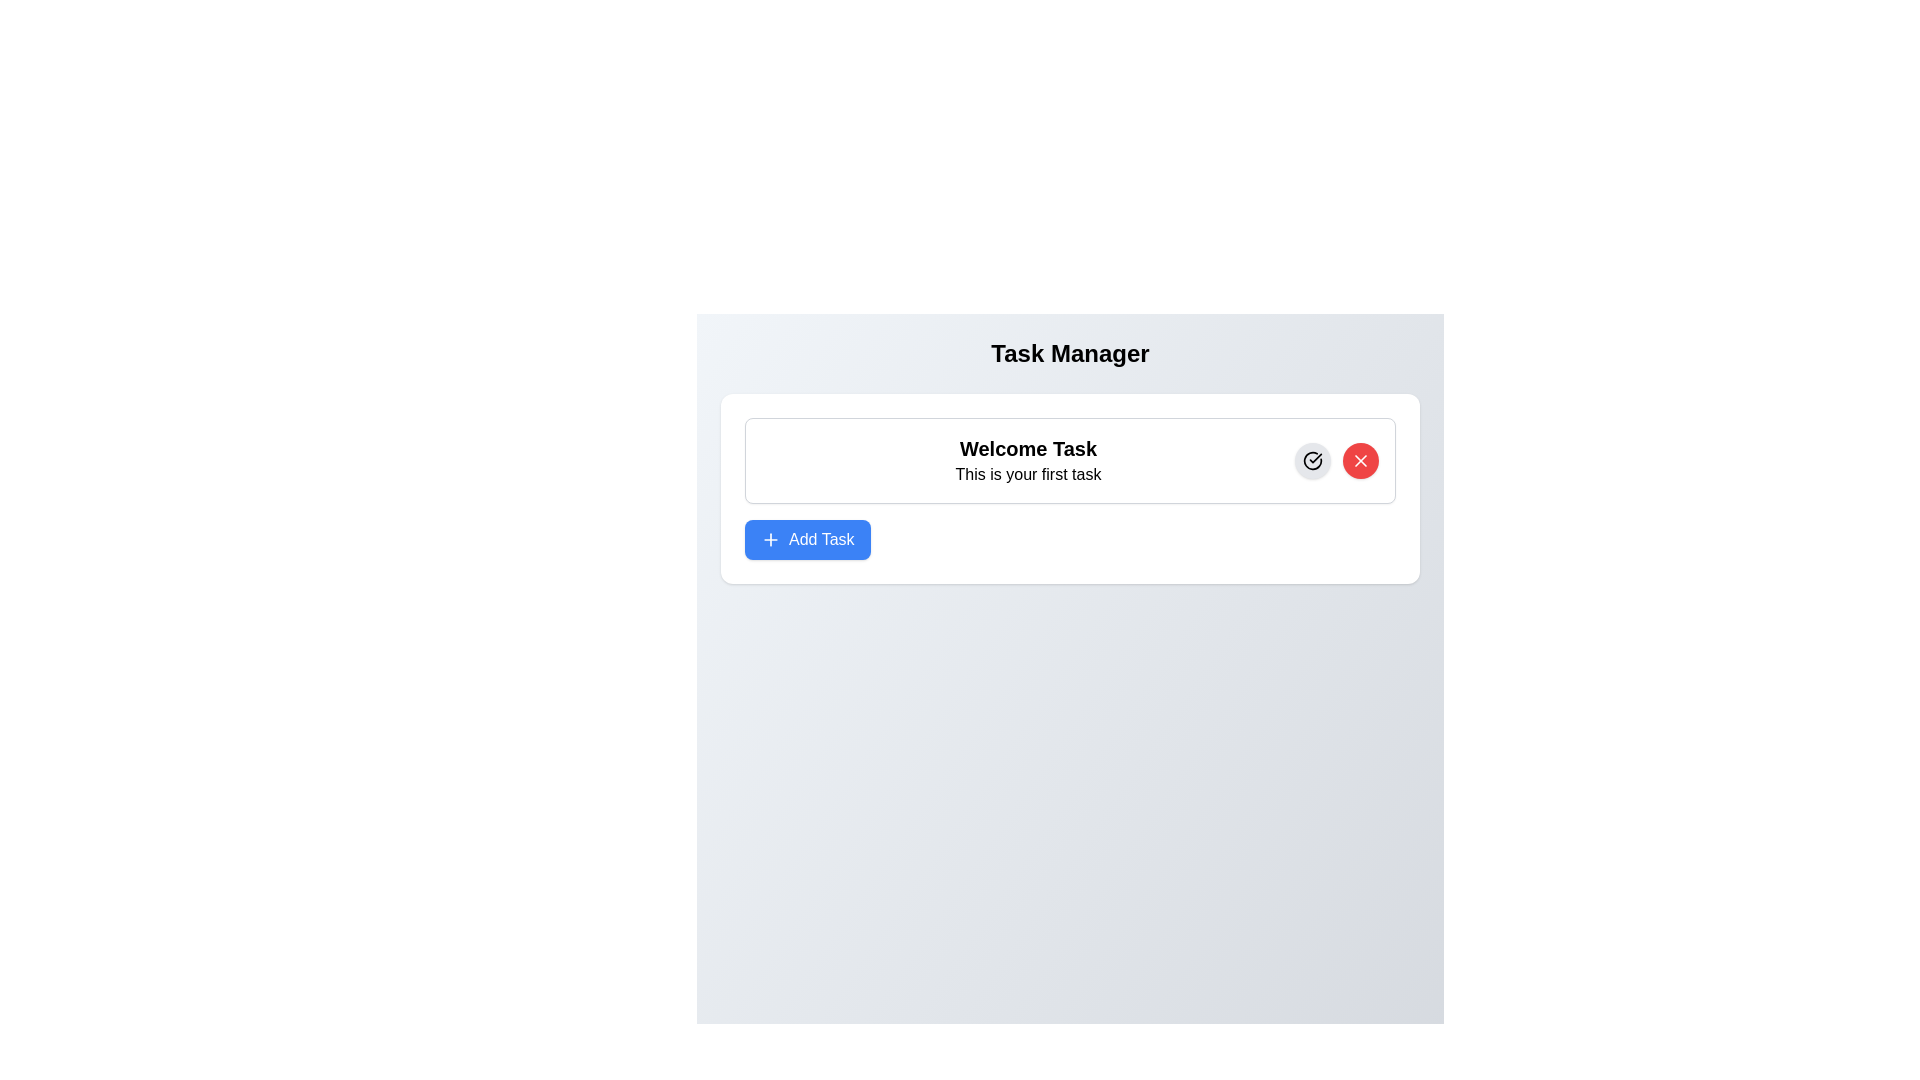  Describe the element at coordinates (1360, 461) in the screenshot. I see `the red circular button containing the 'X' icon` at that location.